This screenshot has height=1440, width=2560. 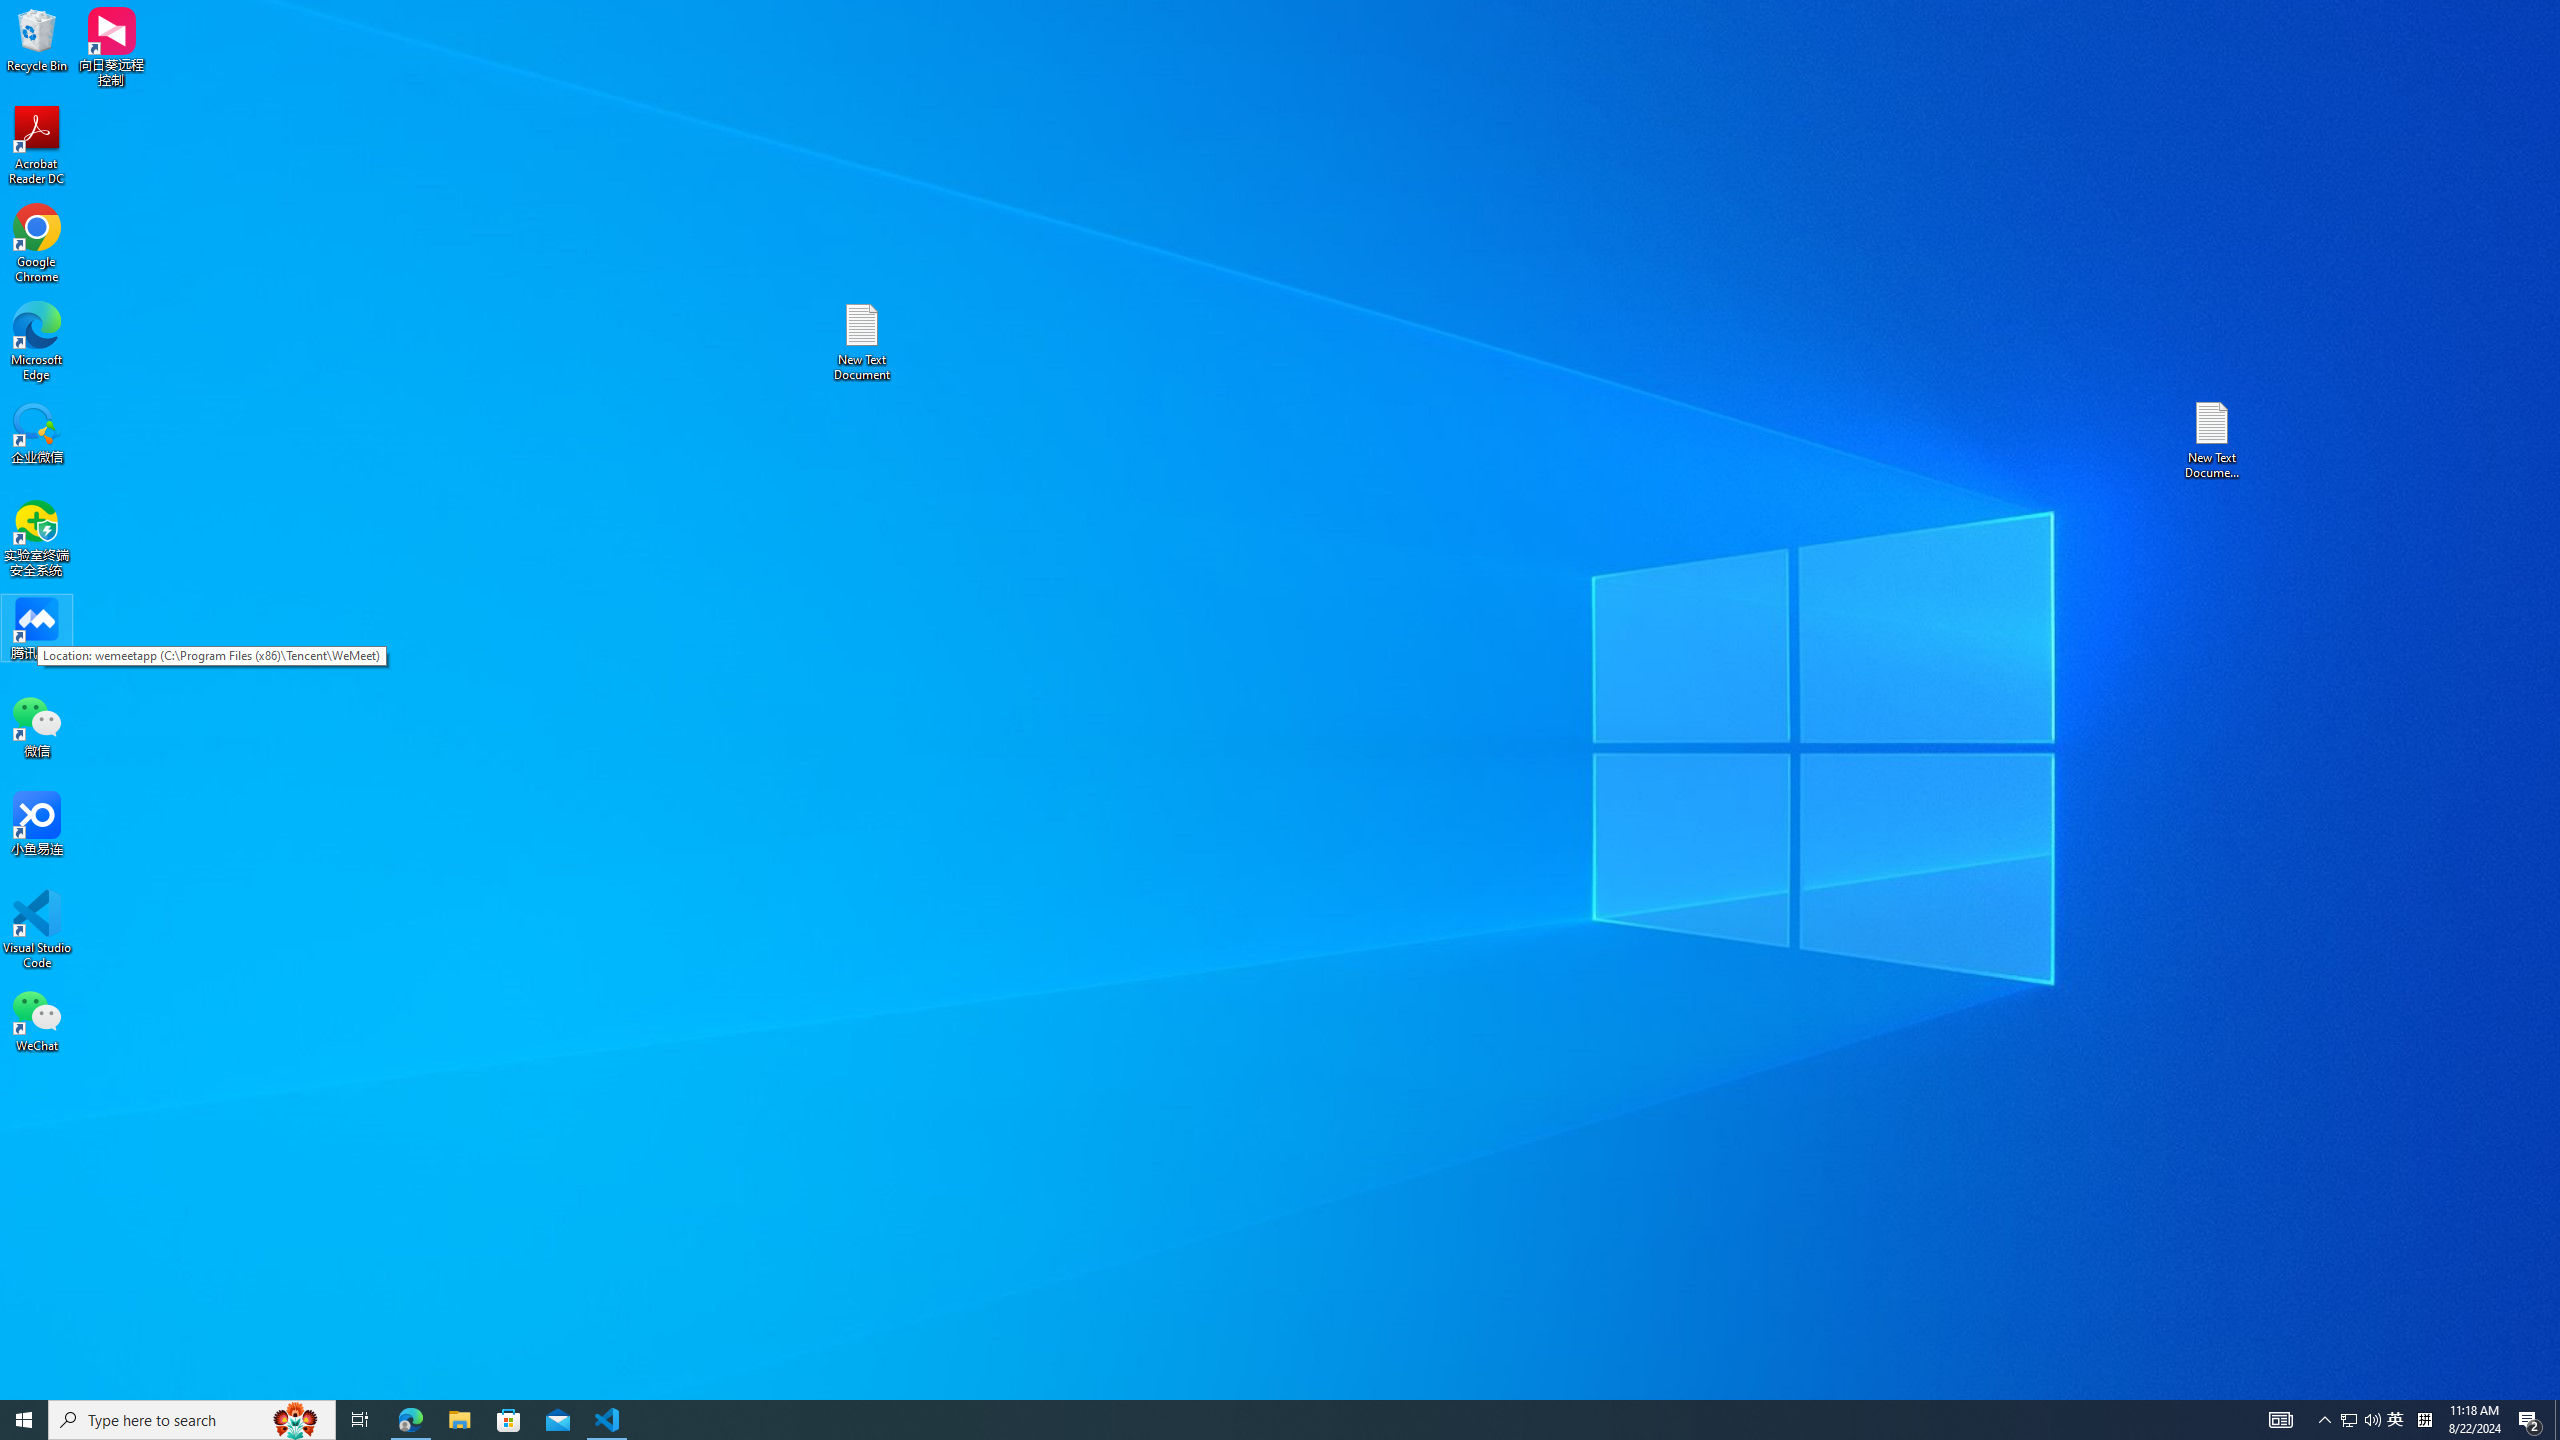 I want to click on 'Start', so click(x=24, y=1418).